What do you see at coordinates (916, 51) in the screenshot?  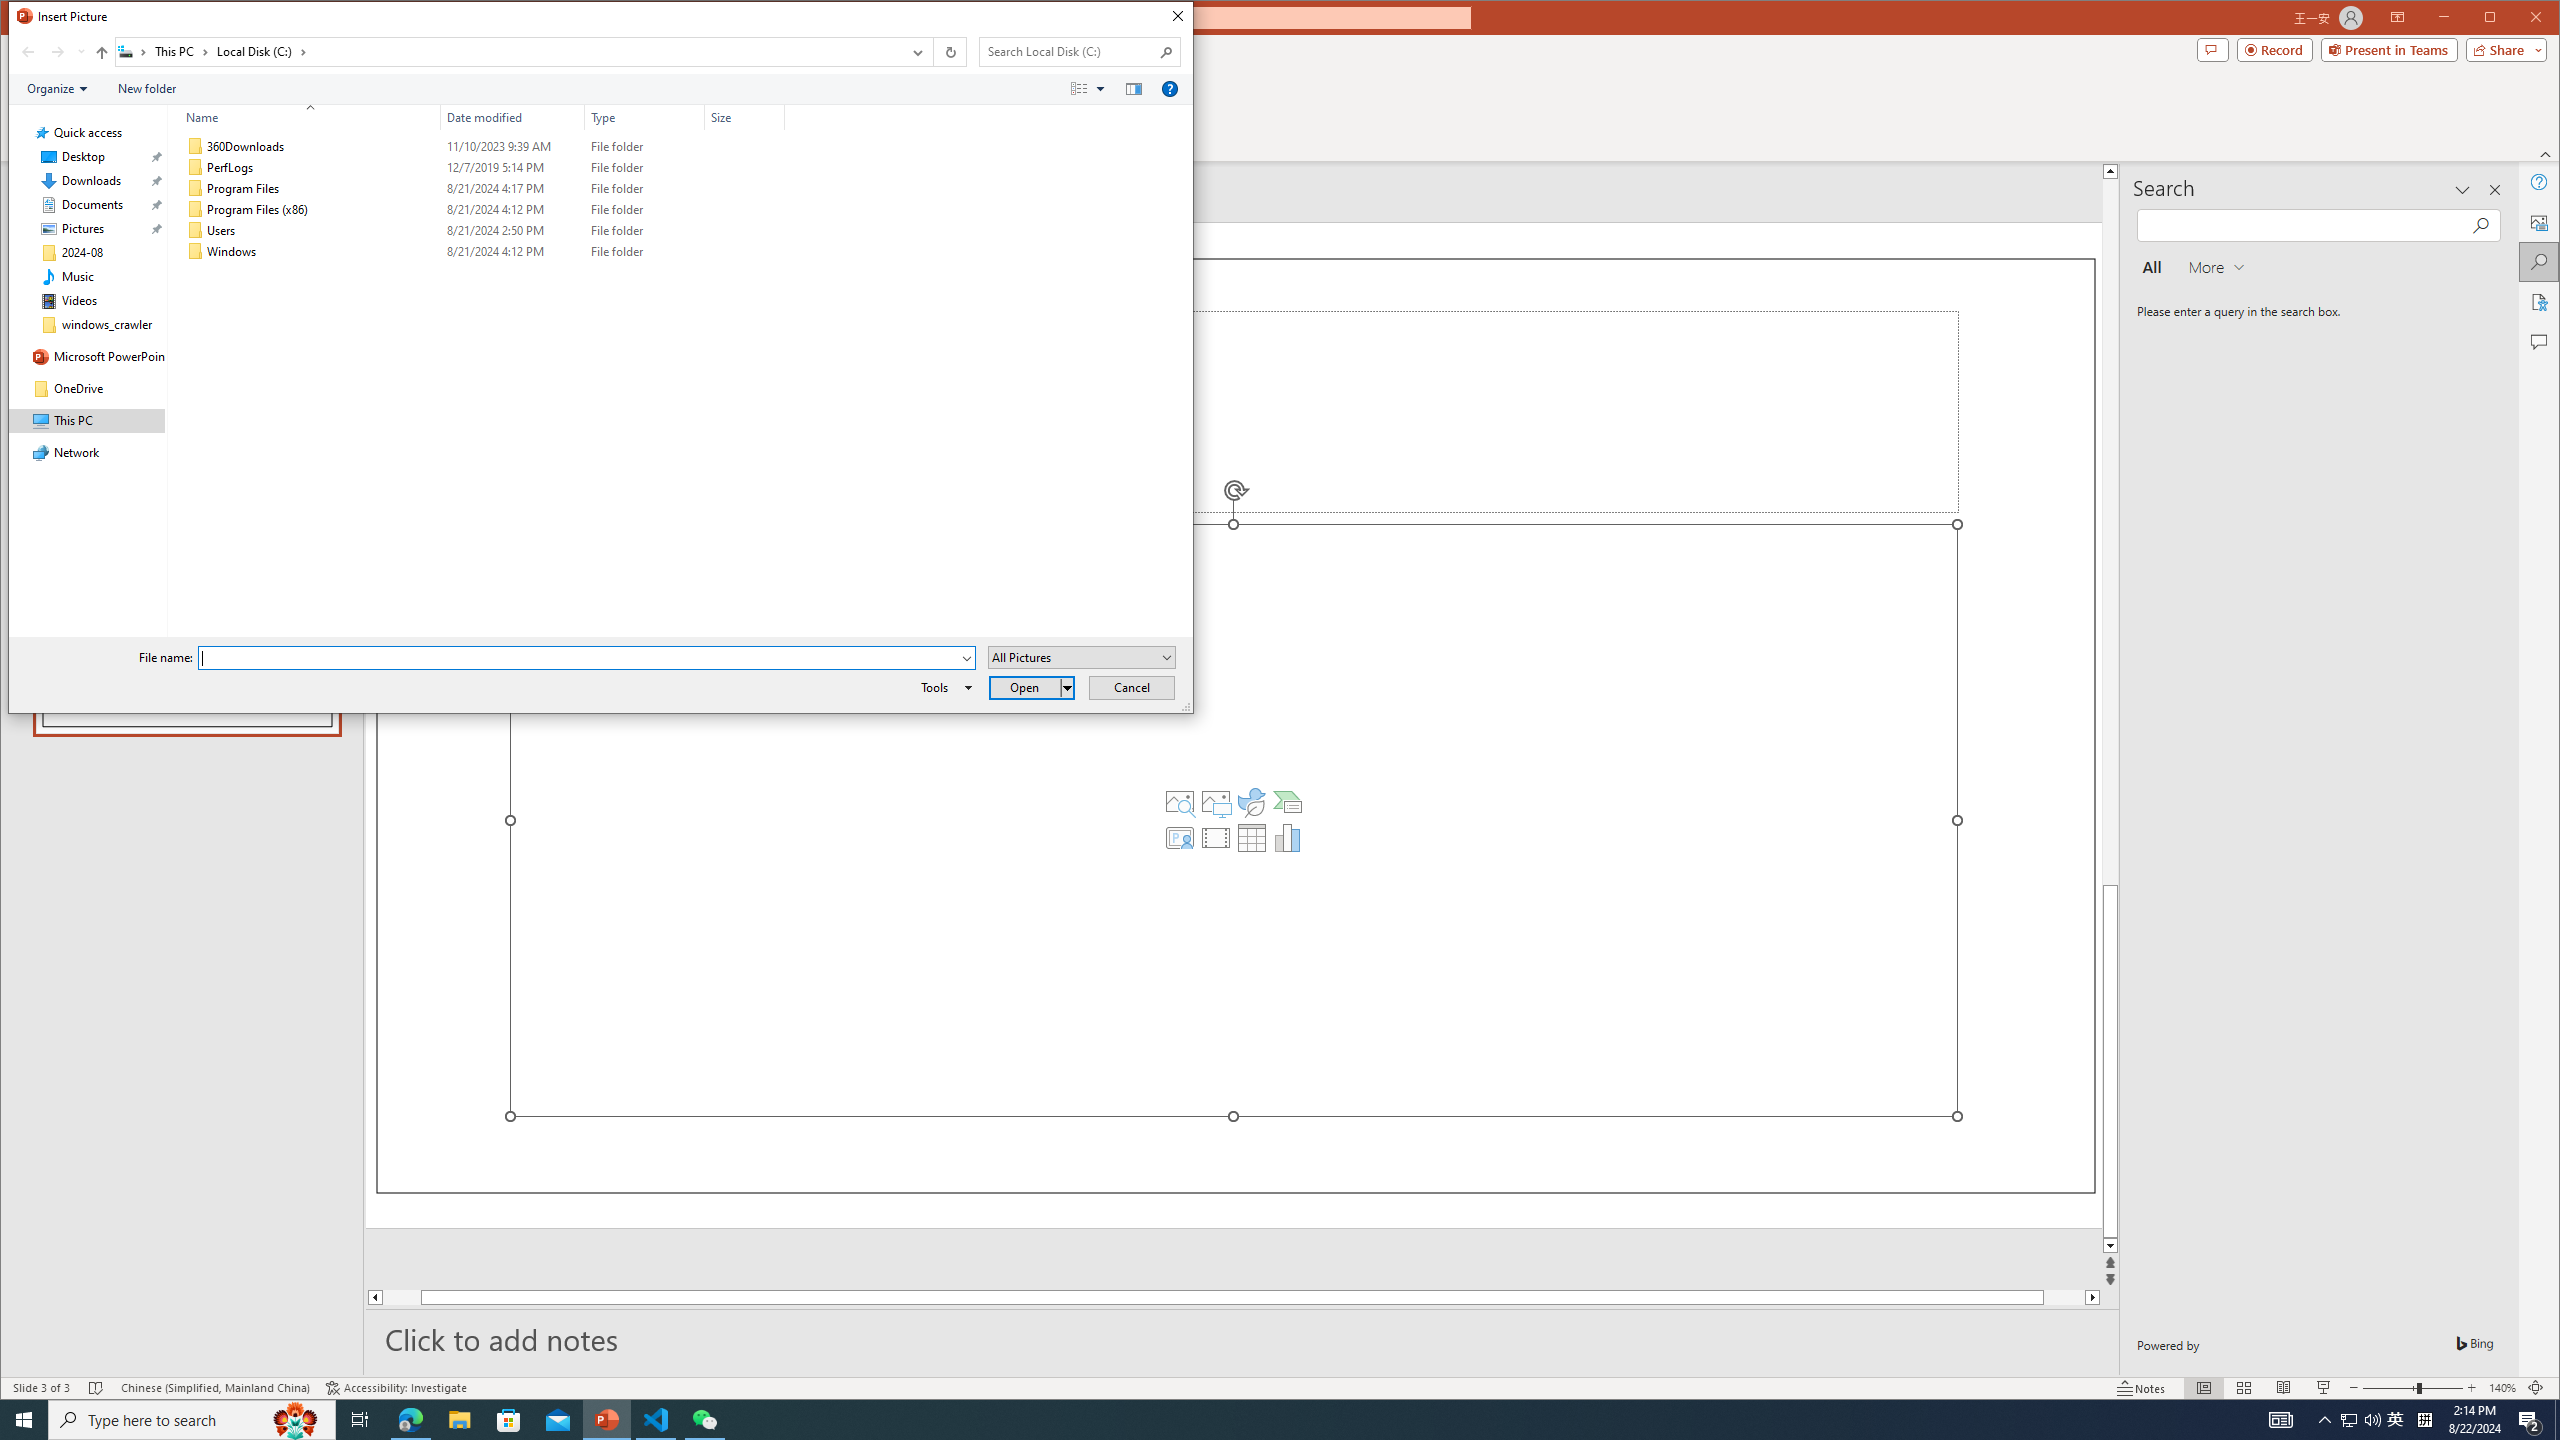 I see `'Previous Locations'` at bounding box center [916, 51].